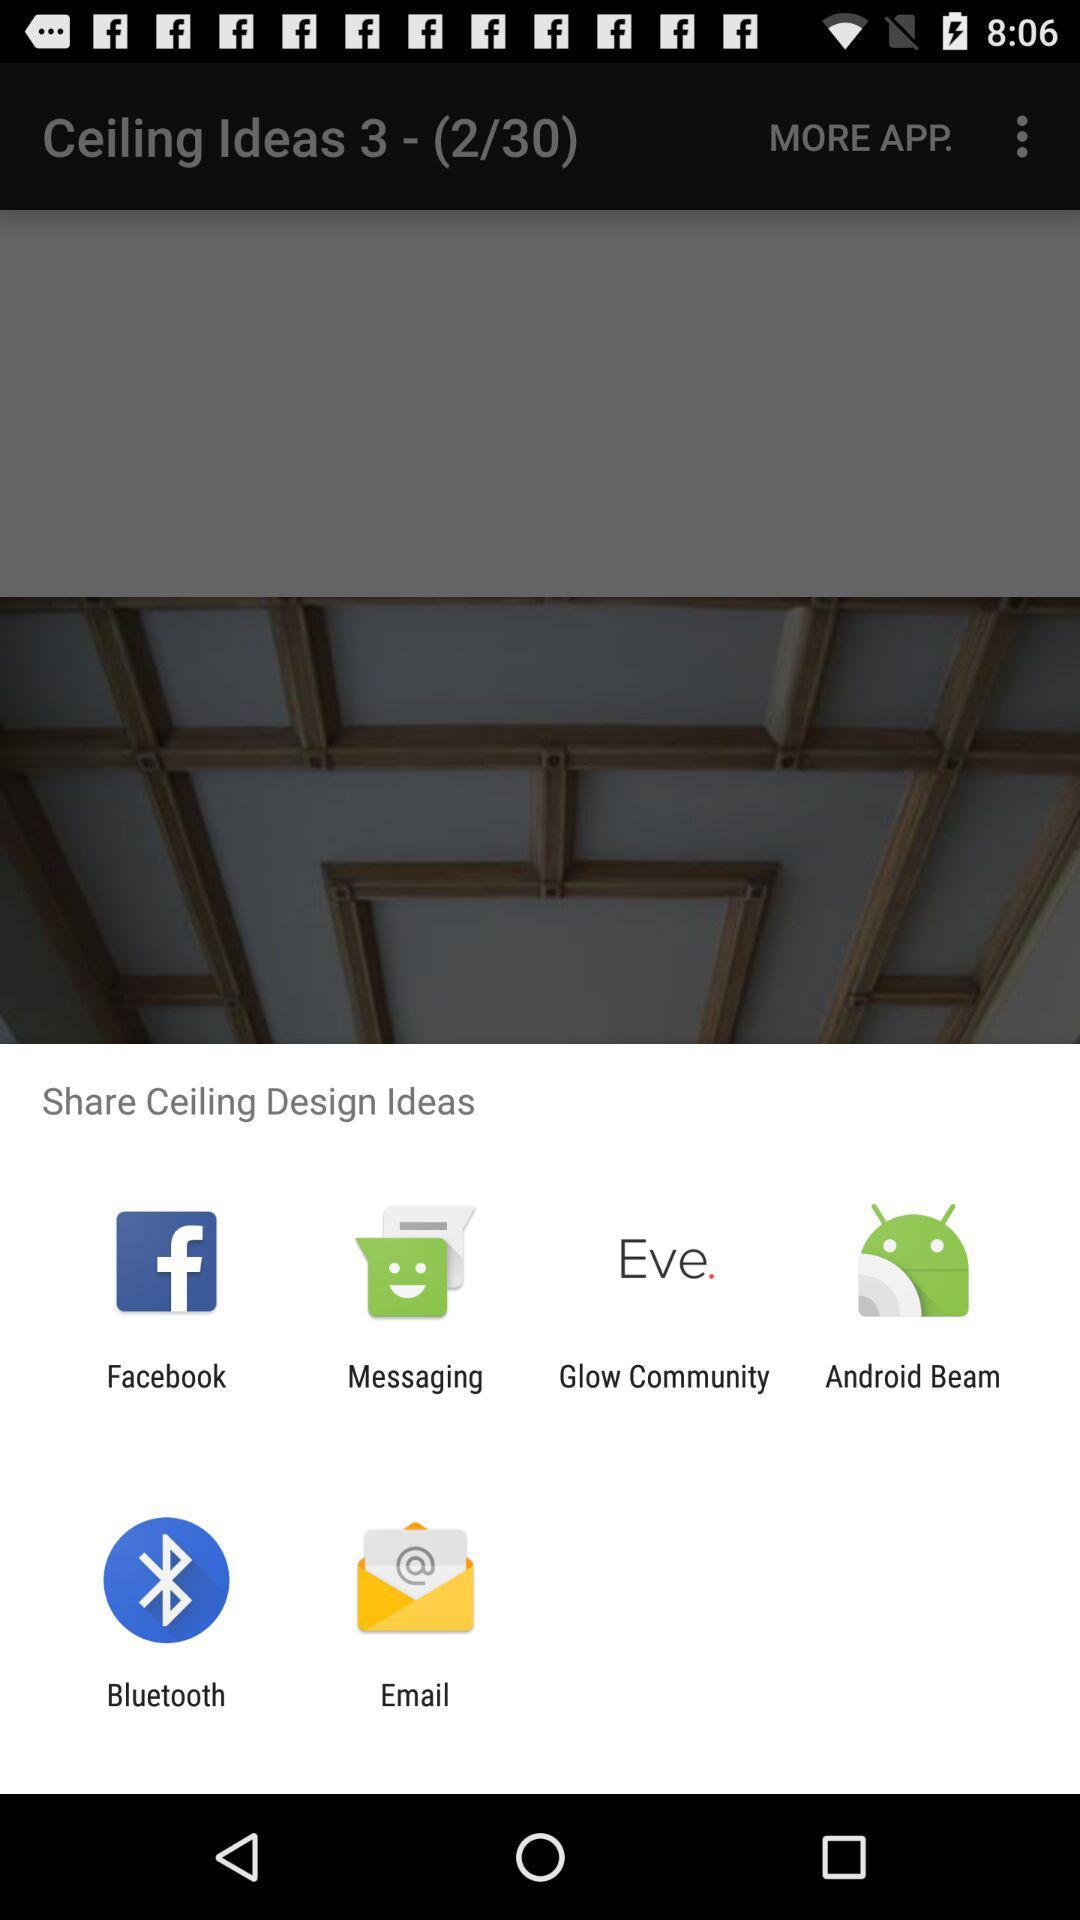 This screenshot has width=1080, height=1920. Describe the element at coordinates (664, 1392) in the screenshot. I see `the app next to the android beam app` at that location.